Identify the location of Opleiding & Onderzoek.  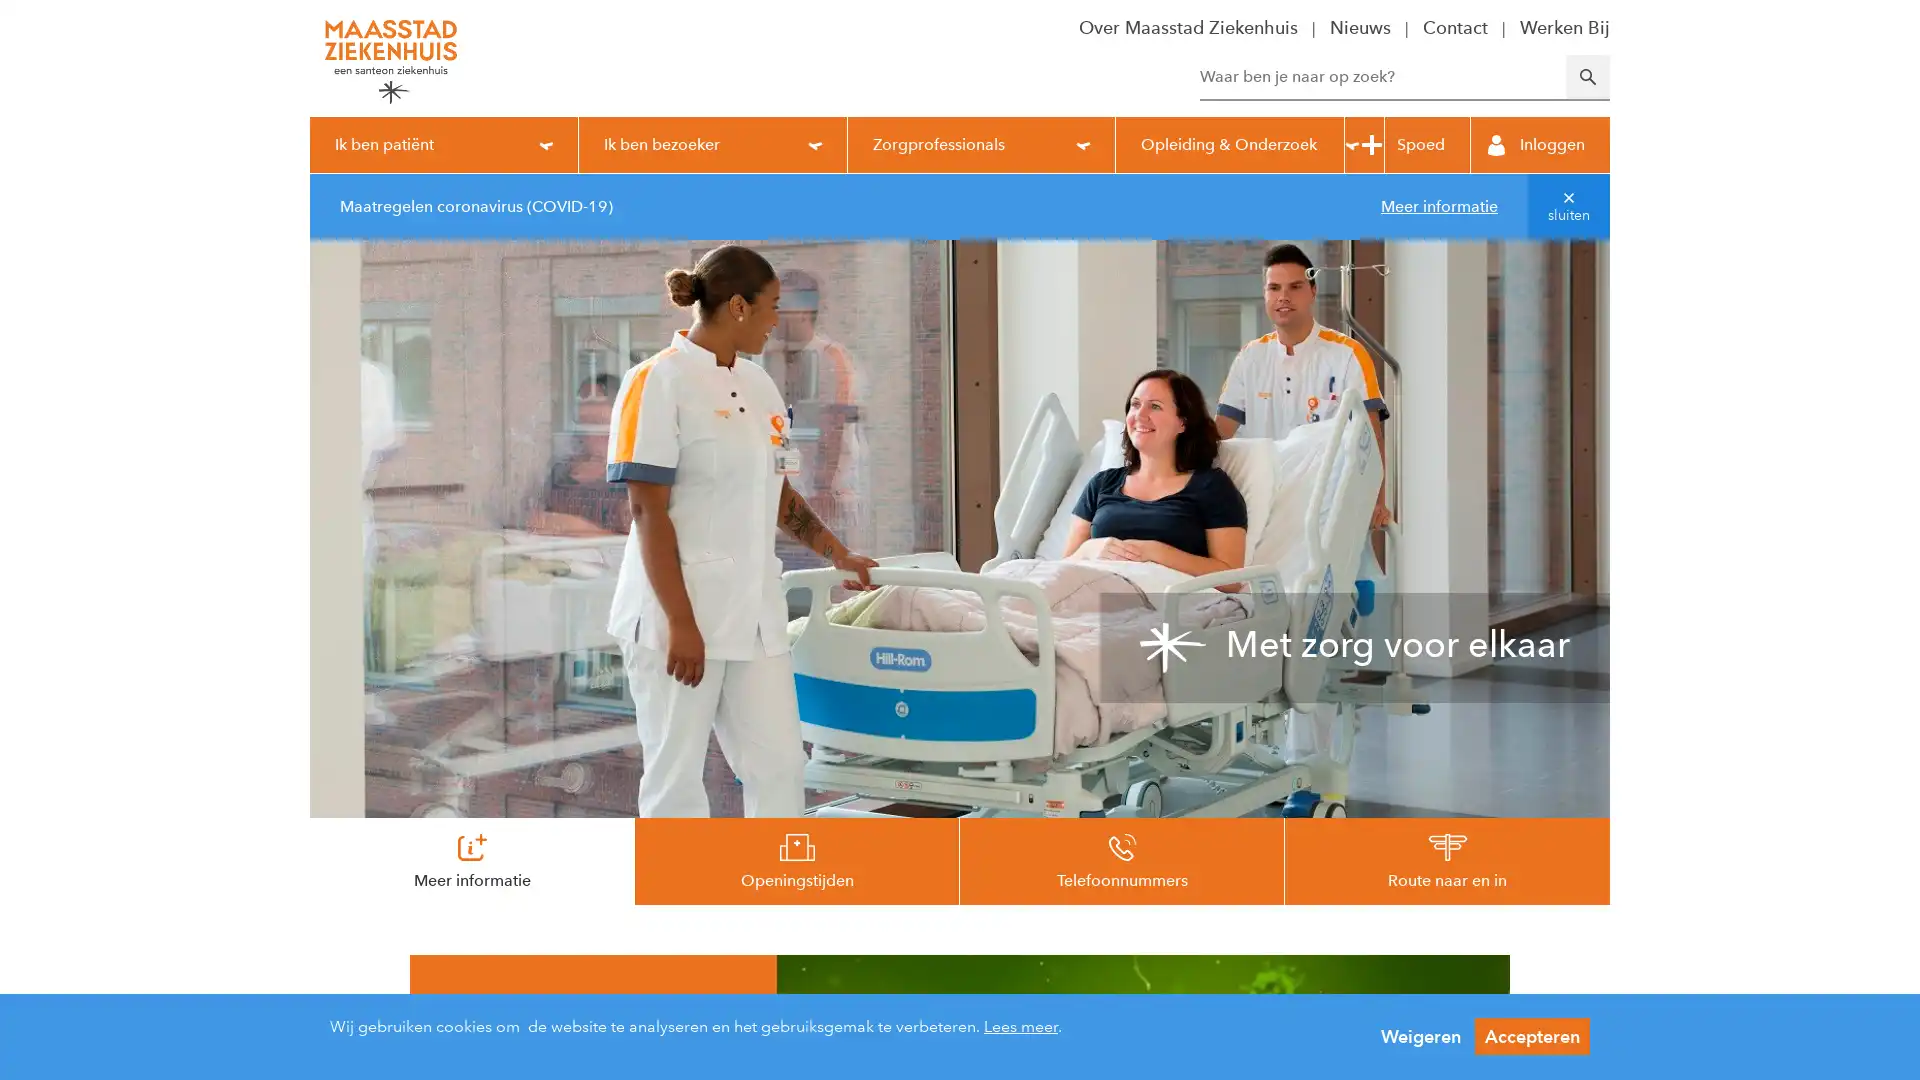
(1248, 144).